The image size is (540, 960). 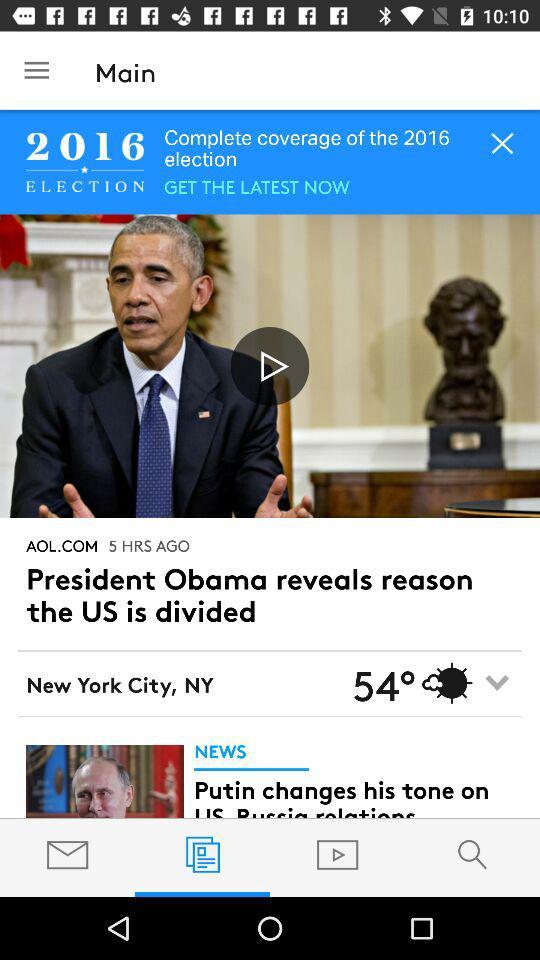 I want to click on the close icon, so click(x=501, y=144).